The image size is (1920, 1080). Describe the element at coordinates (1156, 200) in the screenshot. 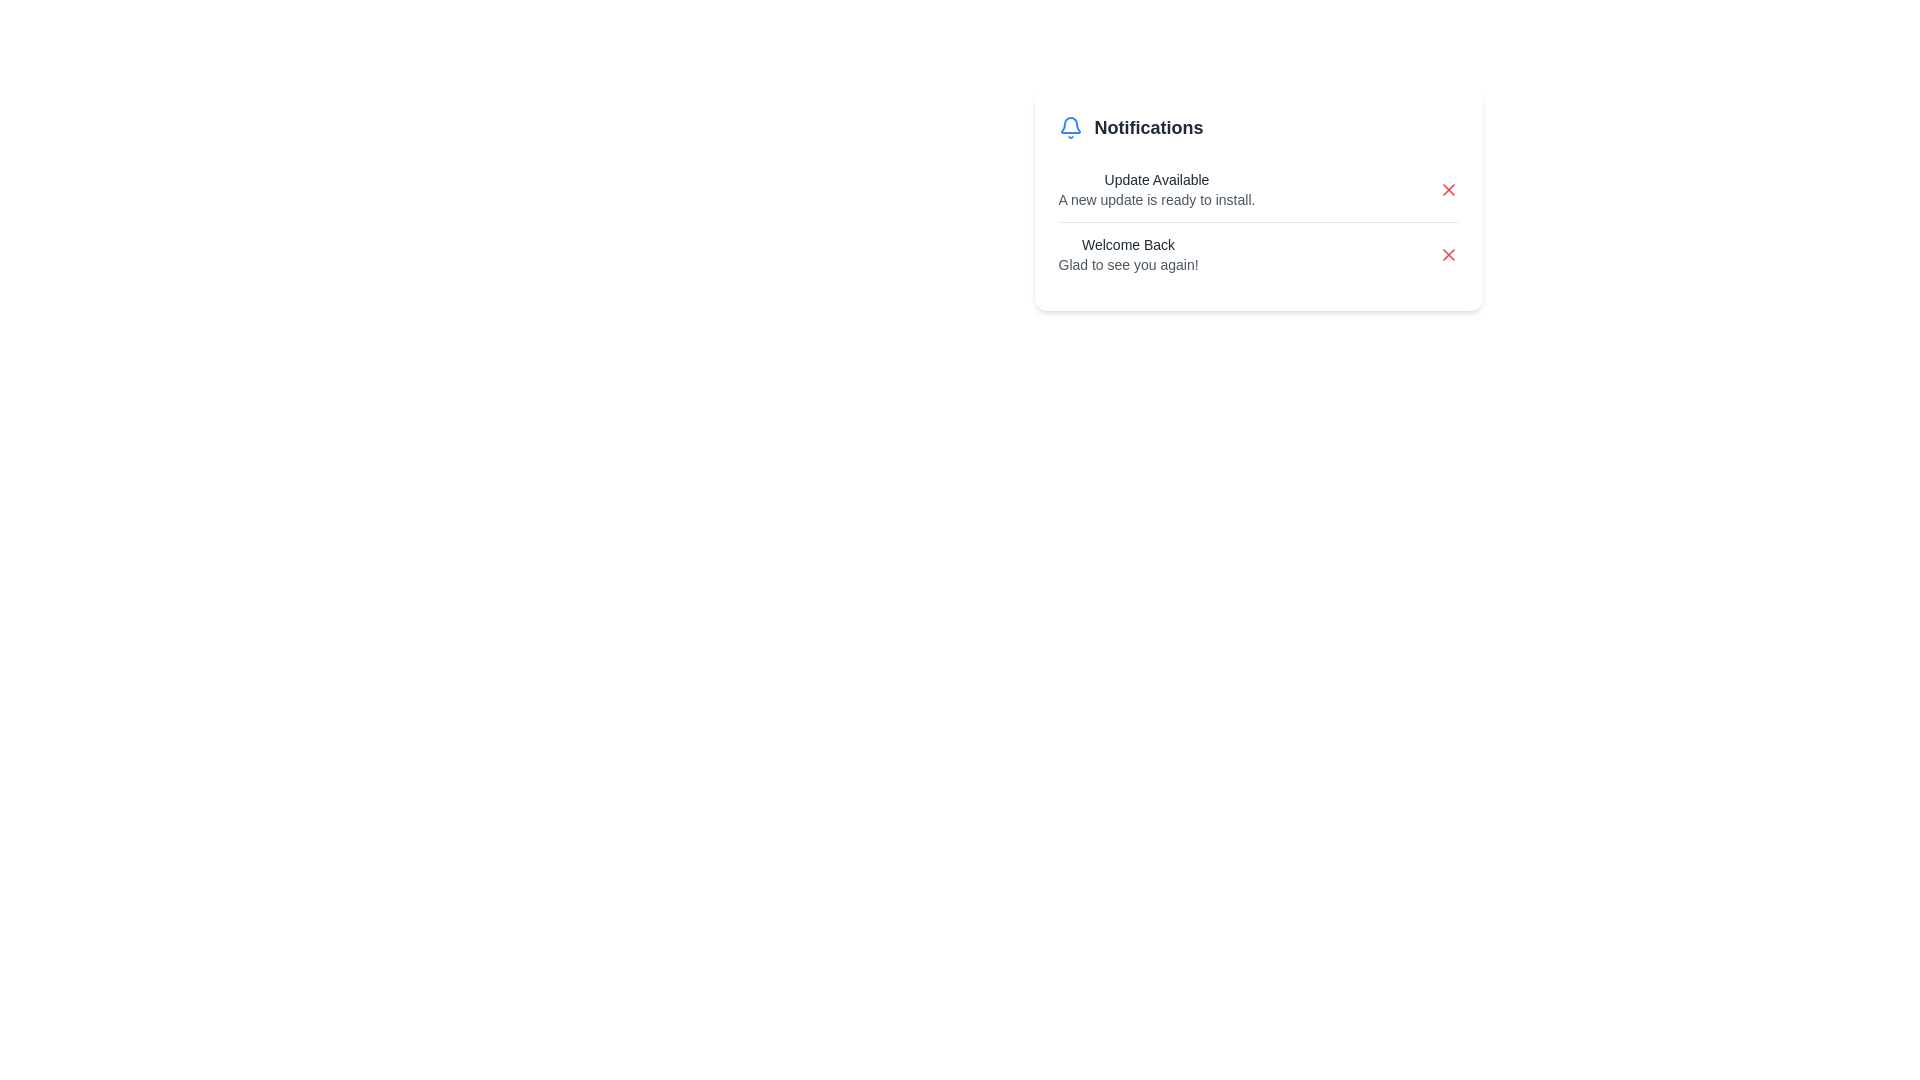

I see `the text label that provides additional context about the update in the notification card, located beneath the title 'Update Available'` at that location.